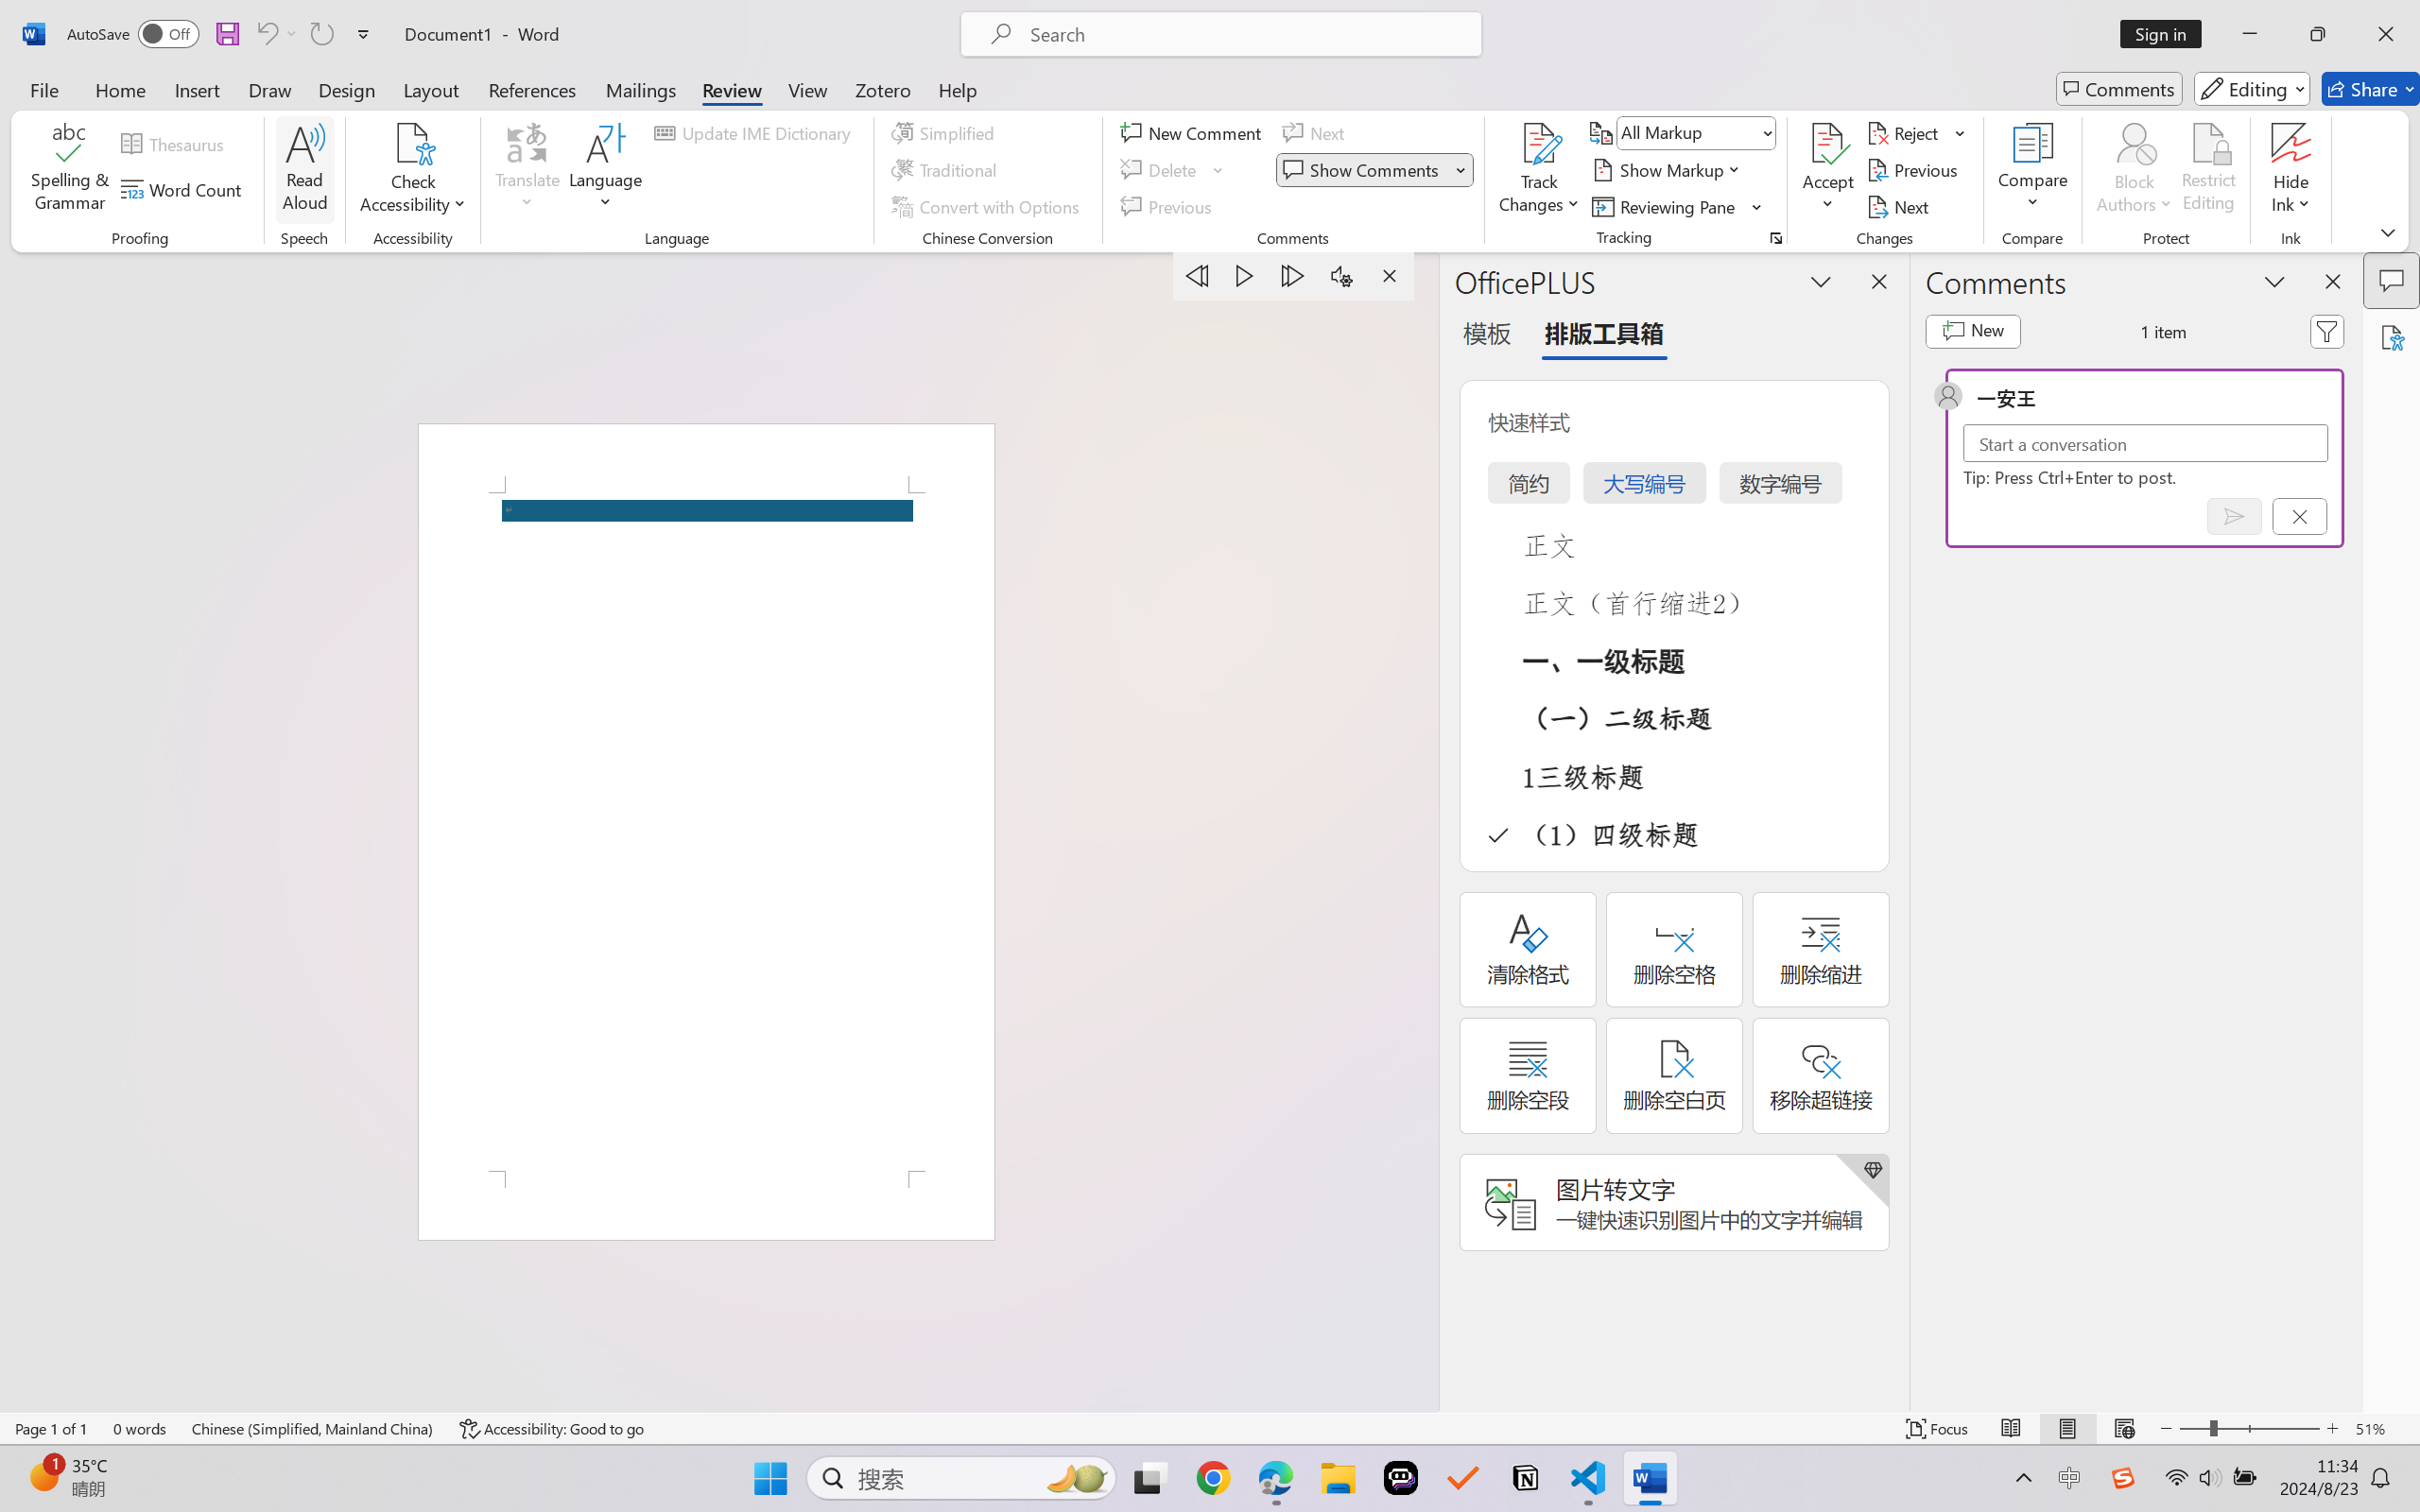  What do you see at coordinates (605, 170) in the screenshot?
I see `'Language'` at bounding box center [605, 170].